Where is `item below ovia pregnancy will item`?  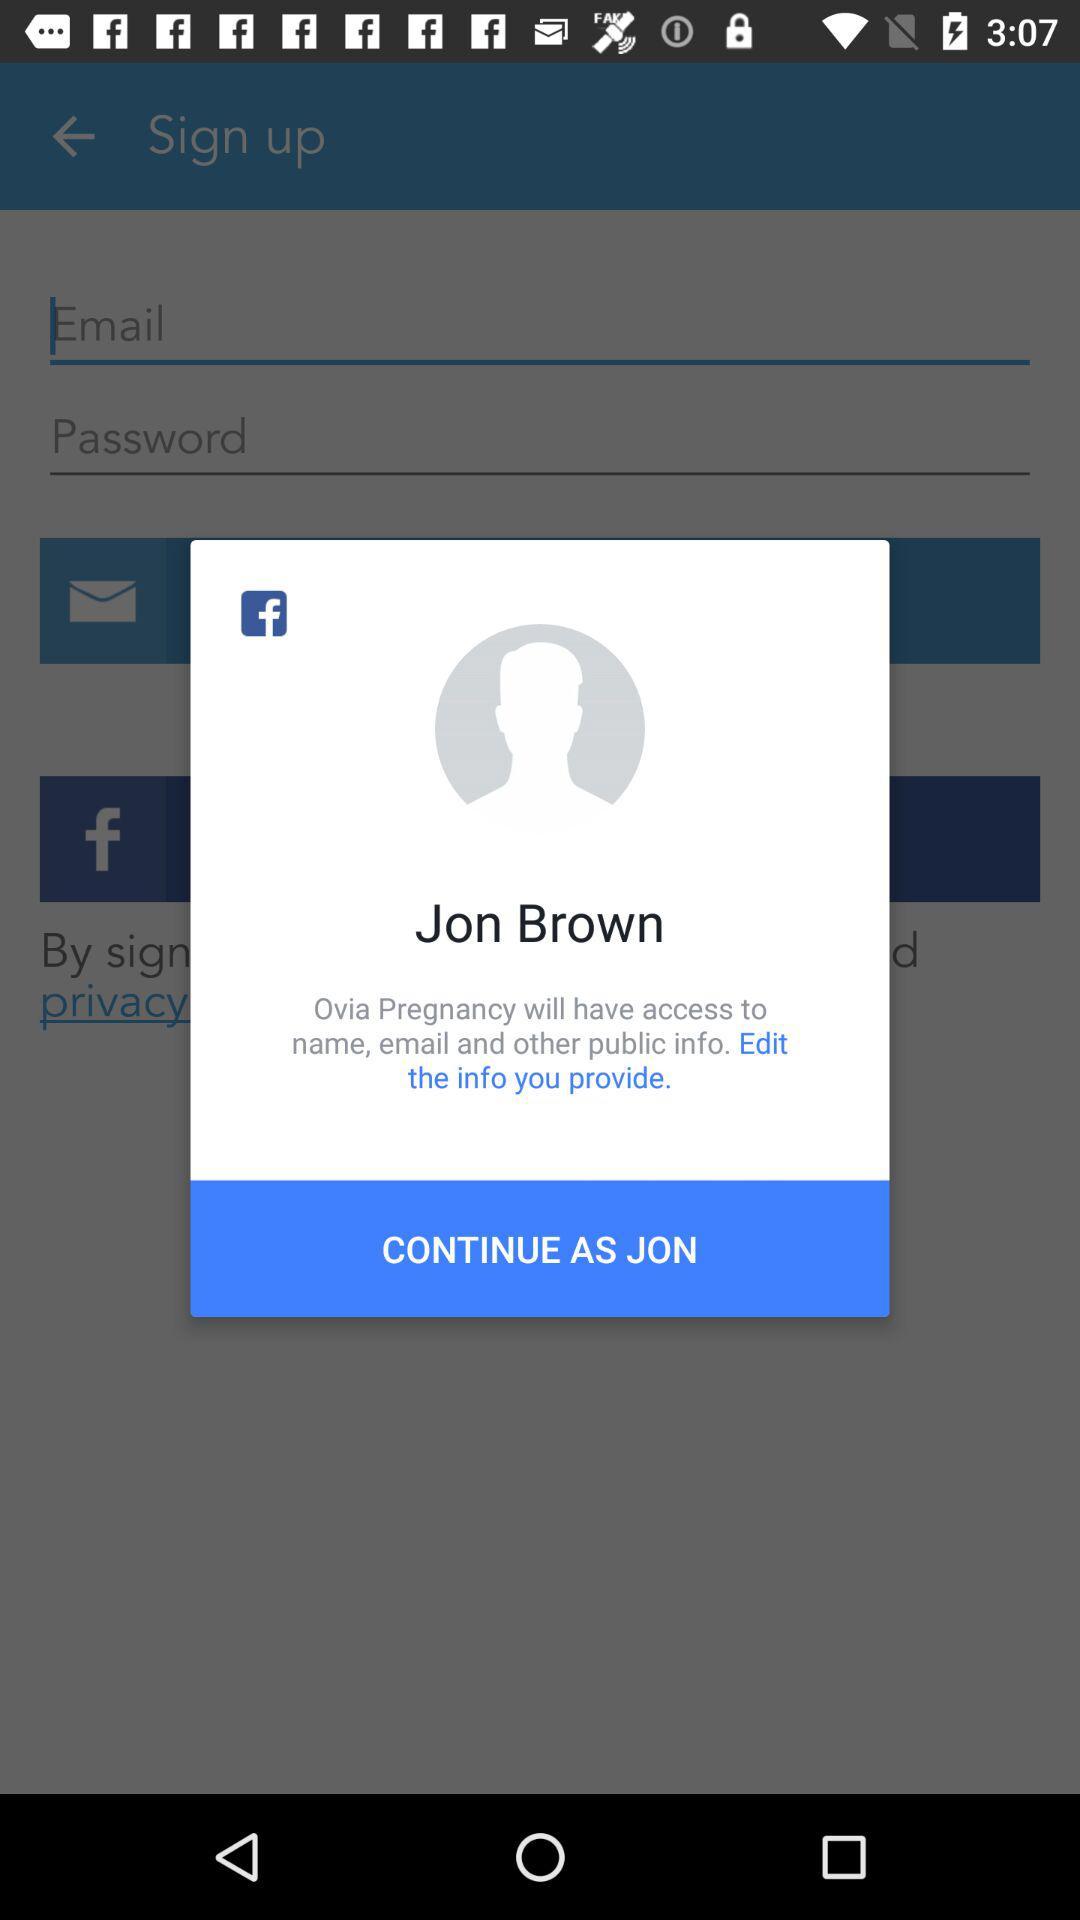 item below ovia pregnancy will item is located at coordinates (540, 1247).